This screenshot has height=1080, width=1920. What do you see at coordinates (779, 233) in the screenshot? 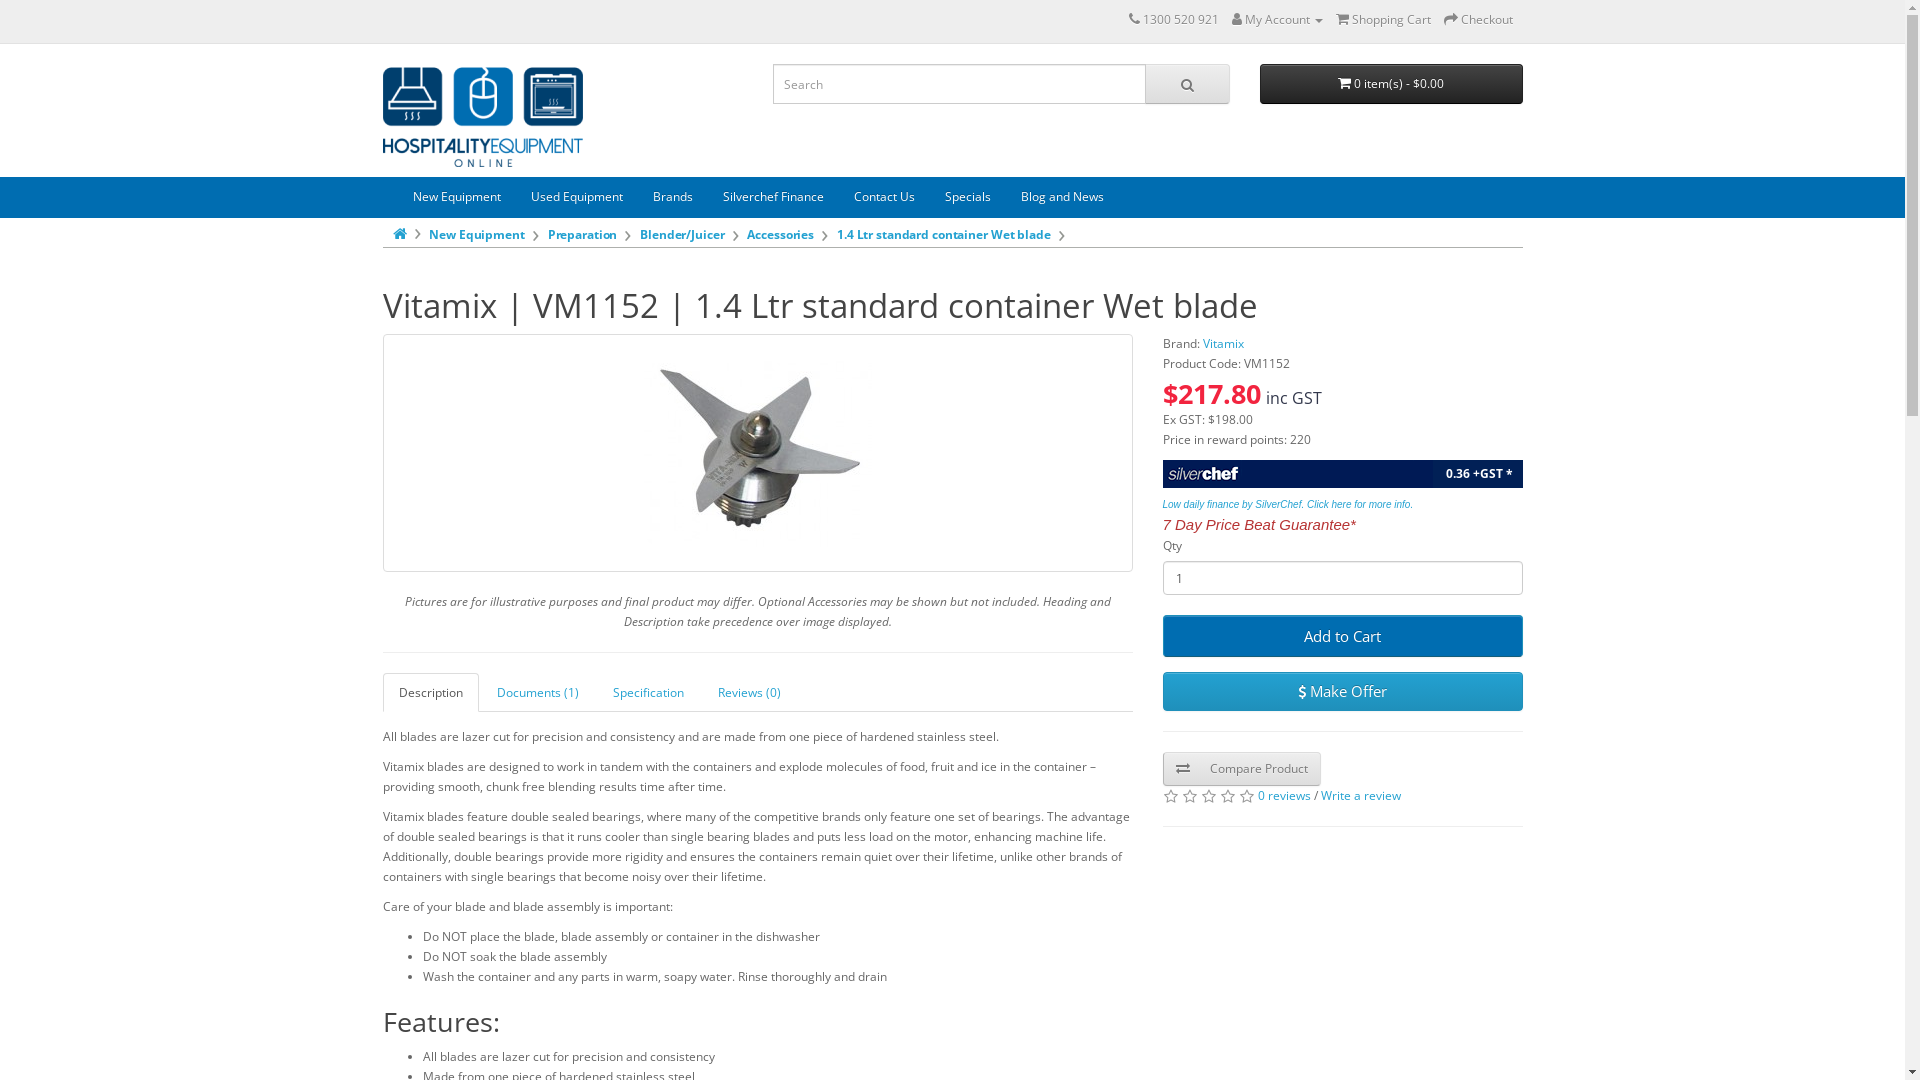
I see `'Accessories'` at bounding box center [779, 233].